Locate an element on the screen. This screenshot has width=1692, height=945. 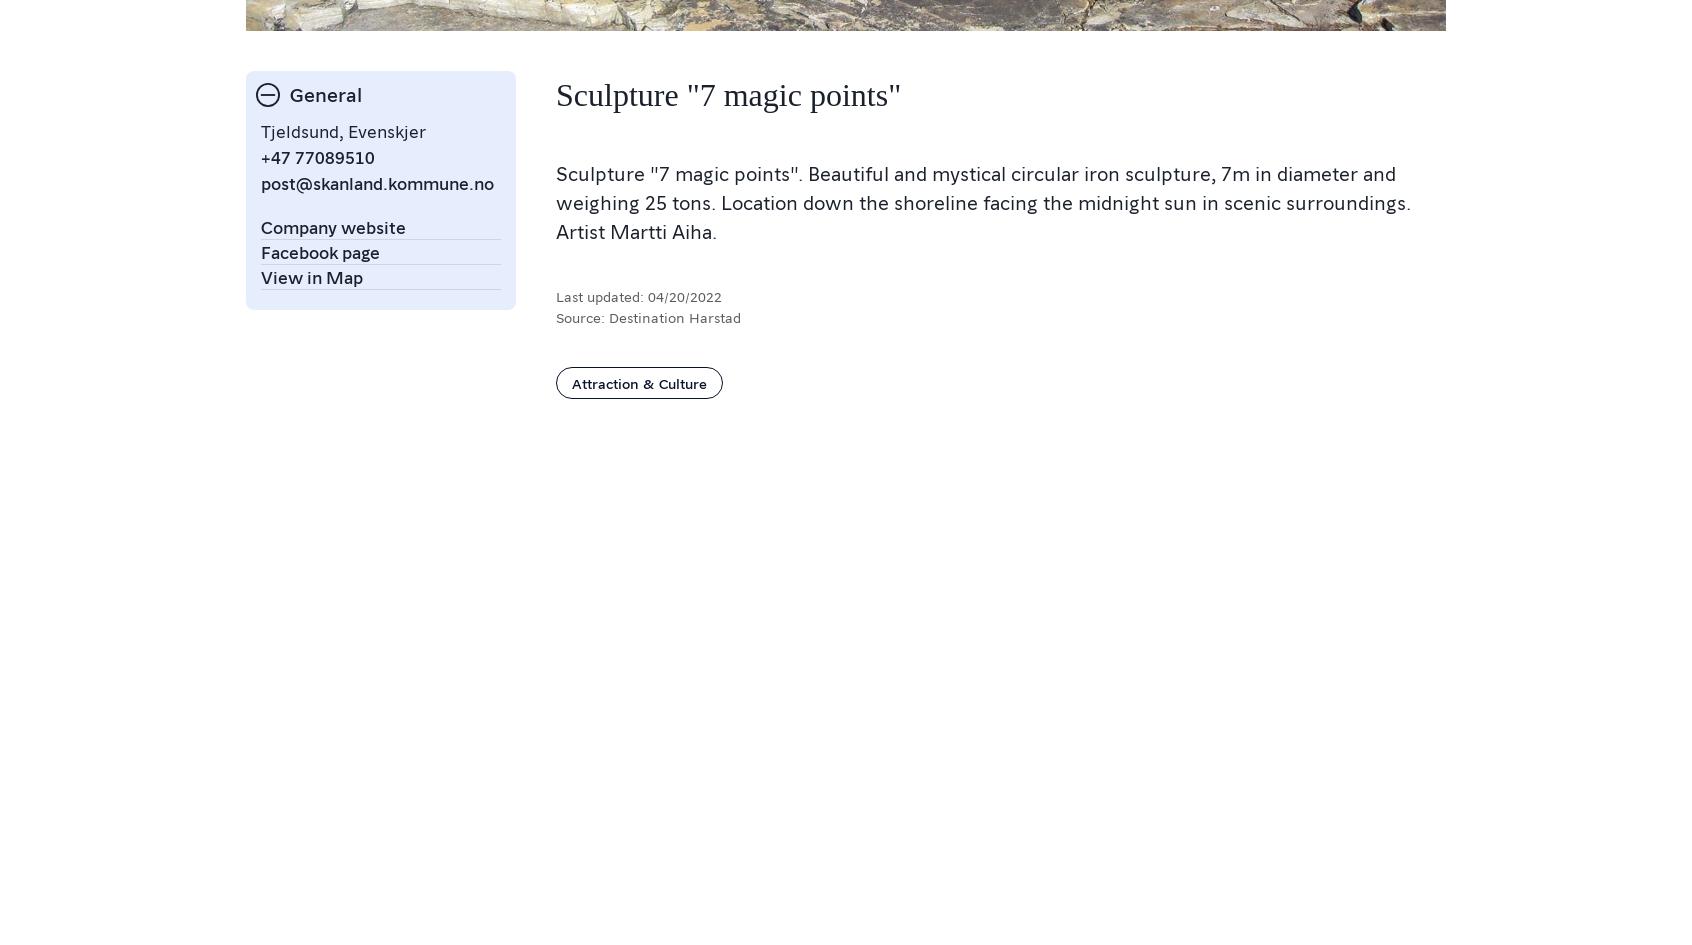
'Attraction & Culture' is located at coordinates (639, 380).